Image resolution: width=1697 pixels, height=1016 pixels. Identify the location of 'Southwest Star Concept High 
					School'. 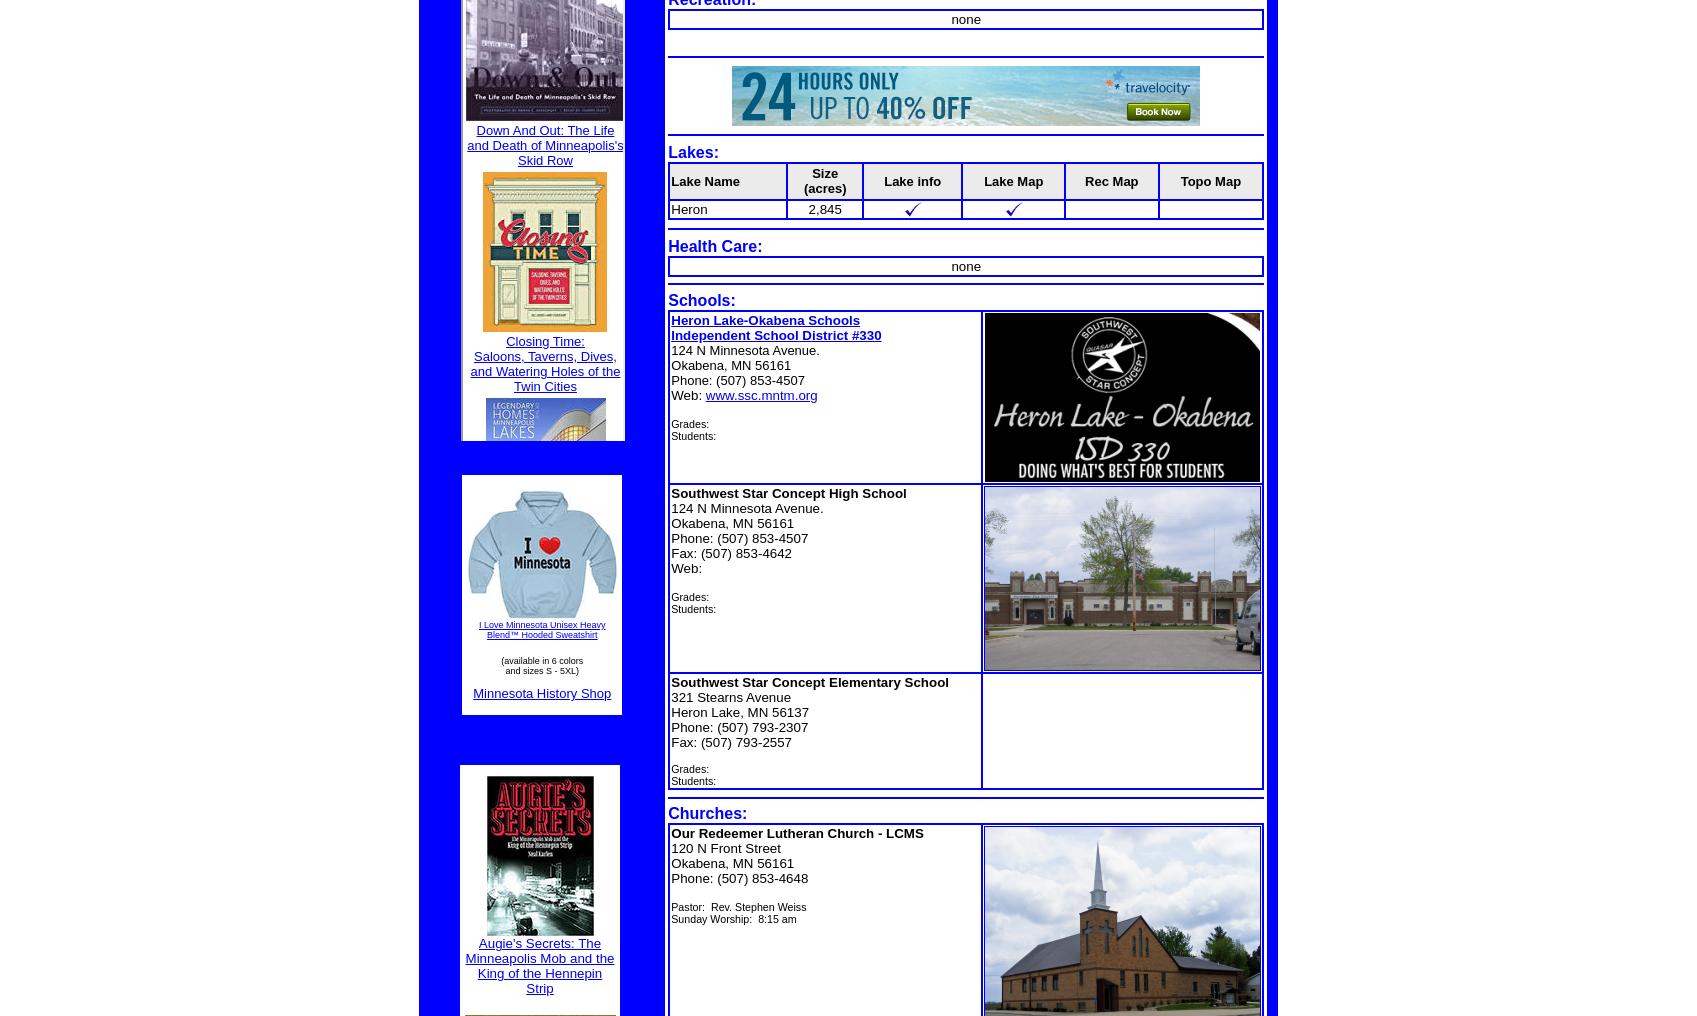
(670, 492).